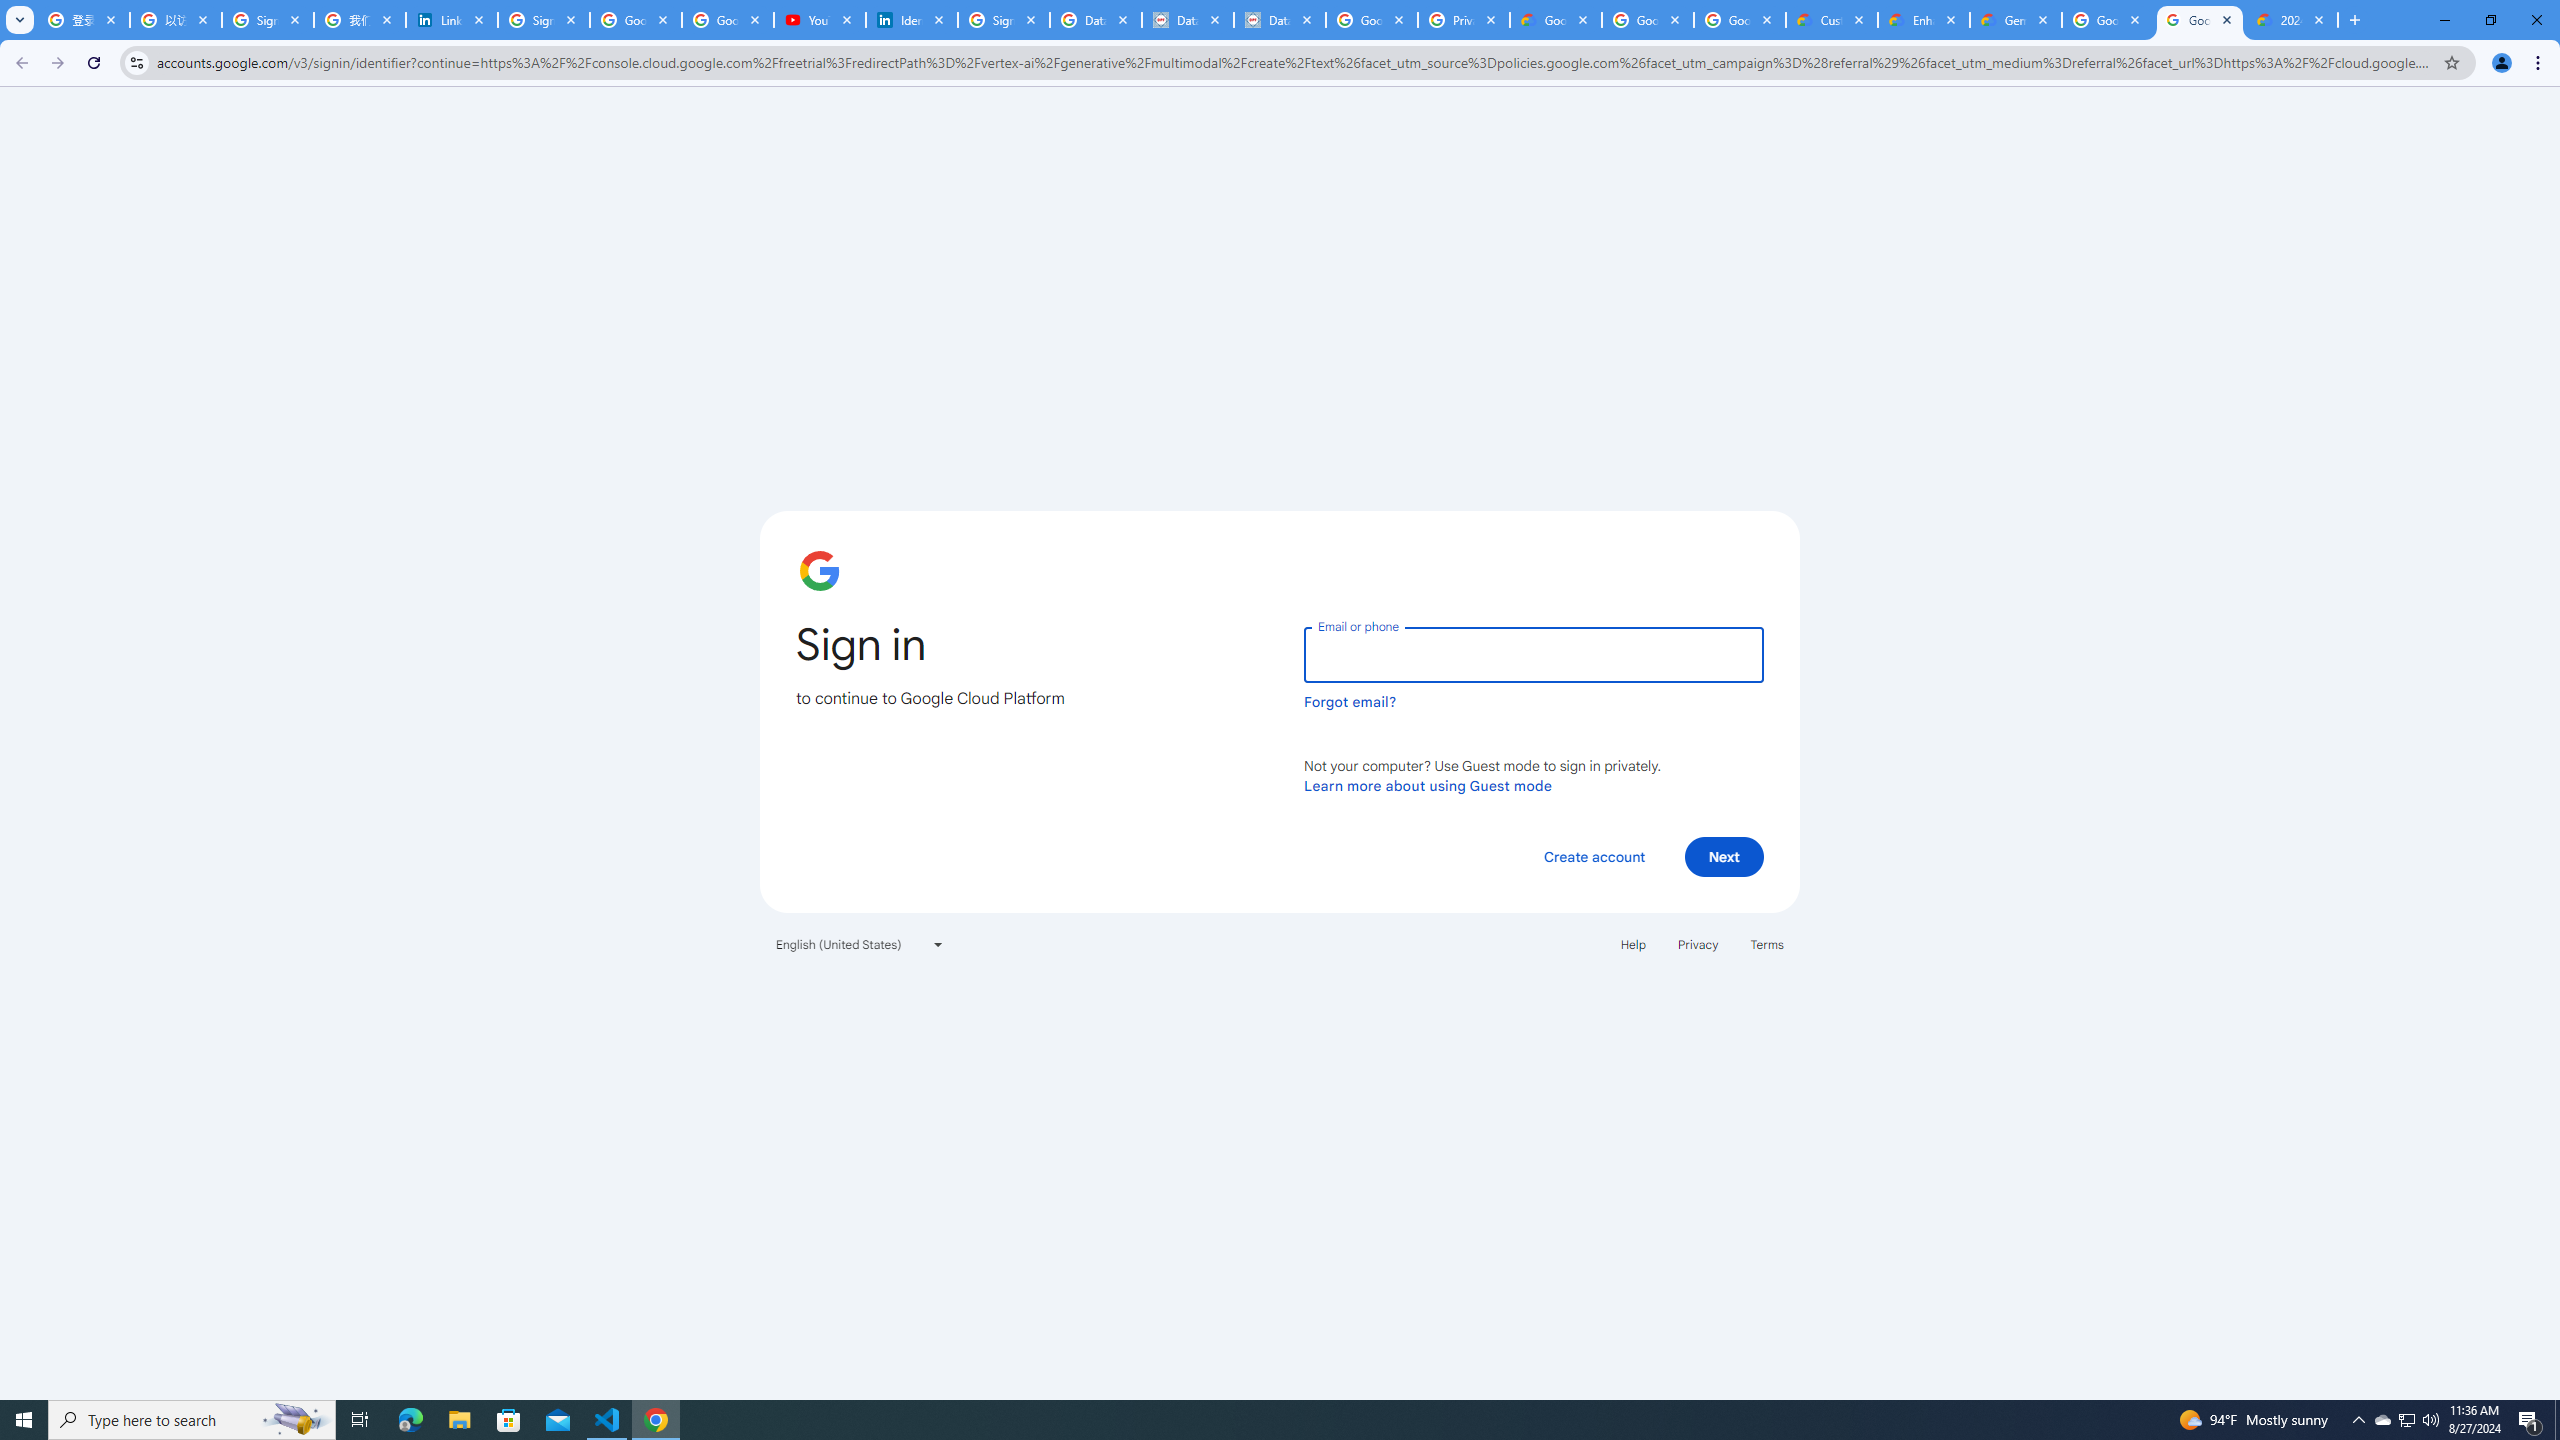  I want to click on 'Email or phone', so click(1532, 654).